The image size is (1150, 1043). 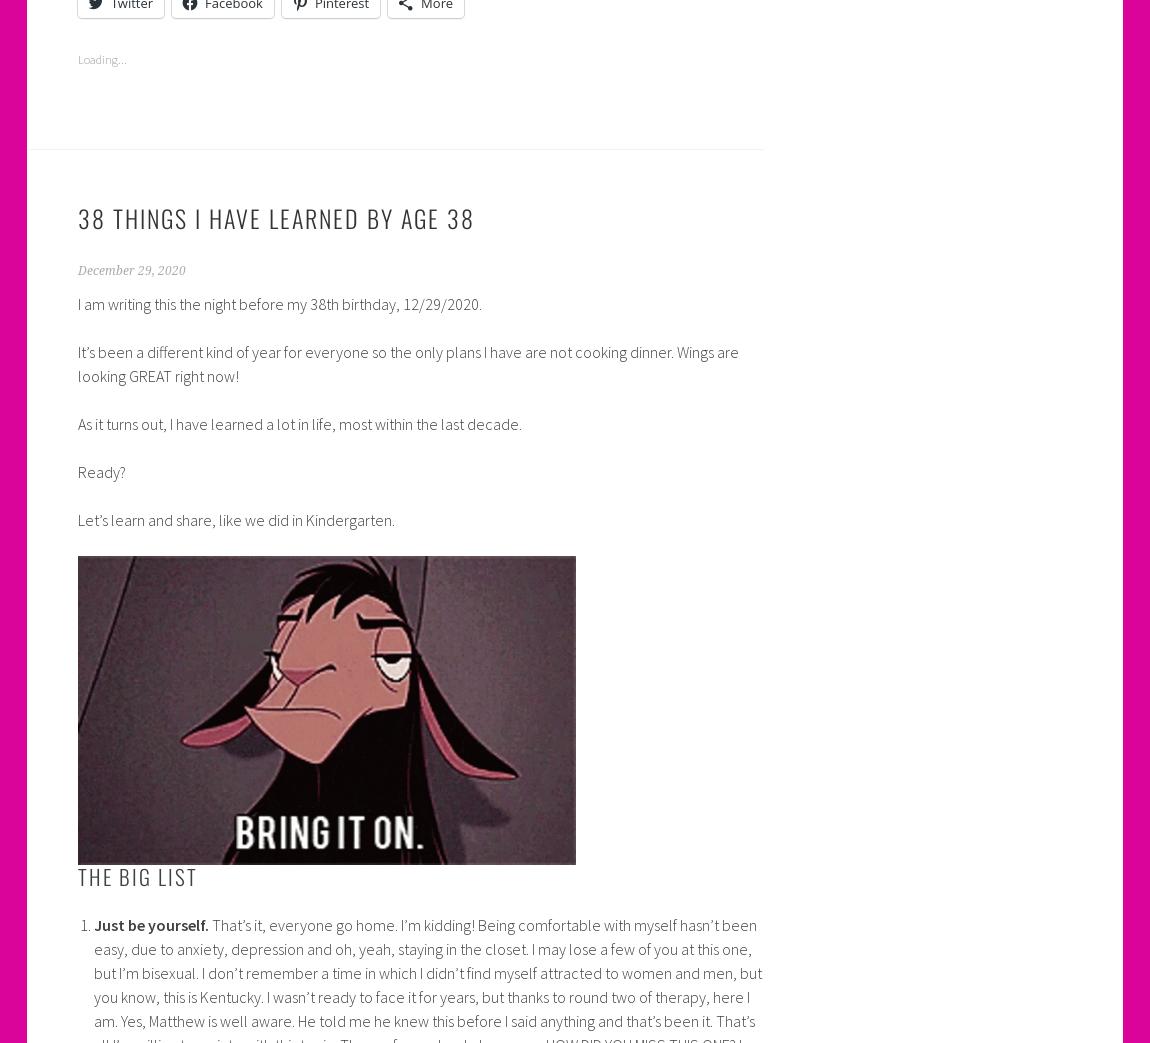 What do you see at coordinates (149, 924) in the screenshot?
I see `'Just be yourself.'` at bounding box center [149, 924].